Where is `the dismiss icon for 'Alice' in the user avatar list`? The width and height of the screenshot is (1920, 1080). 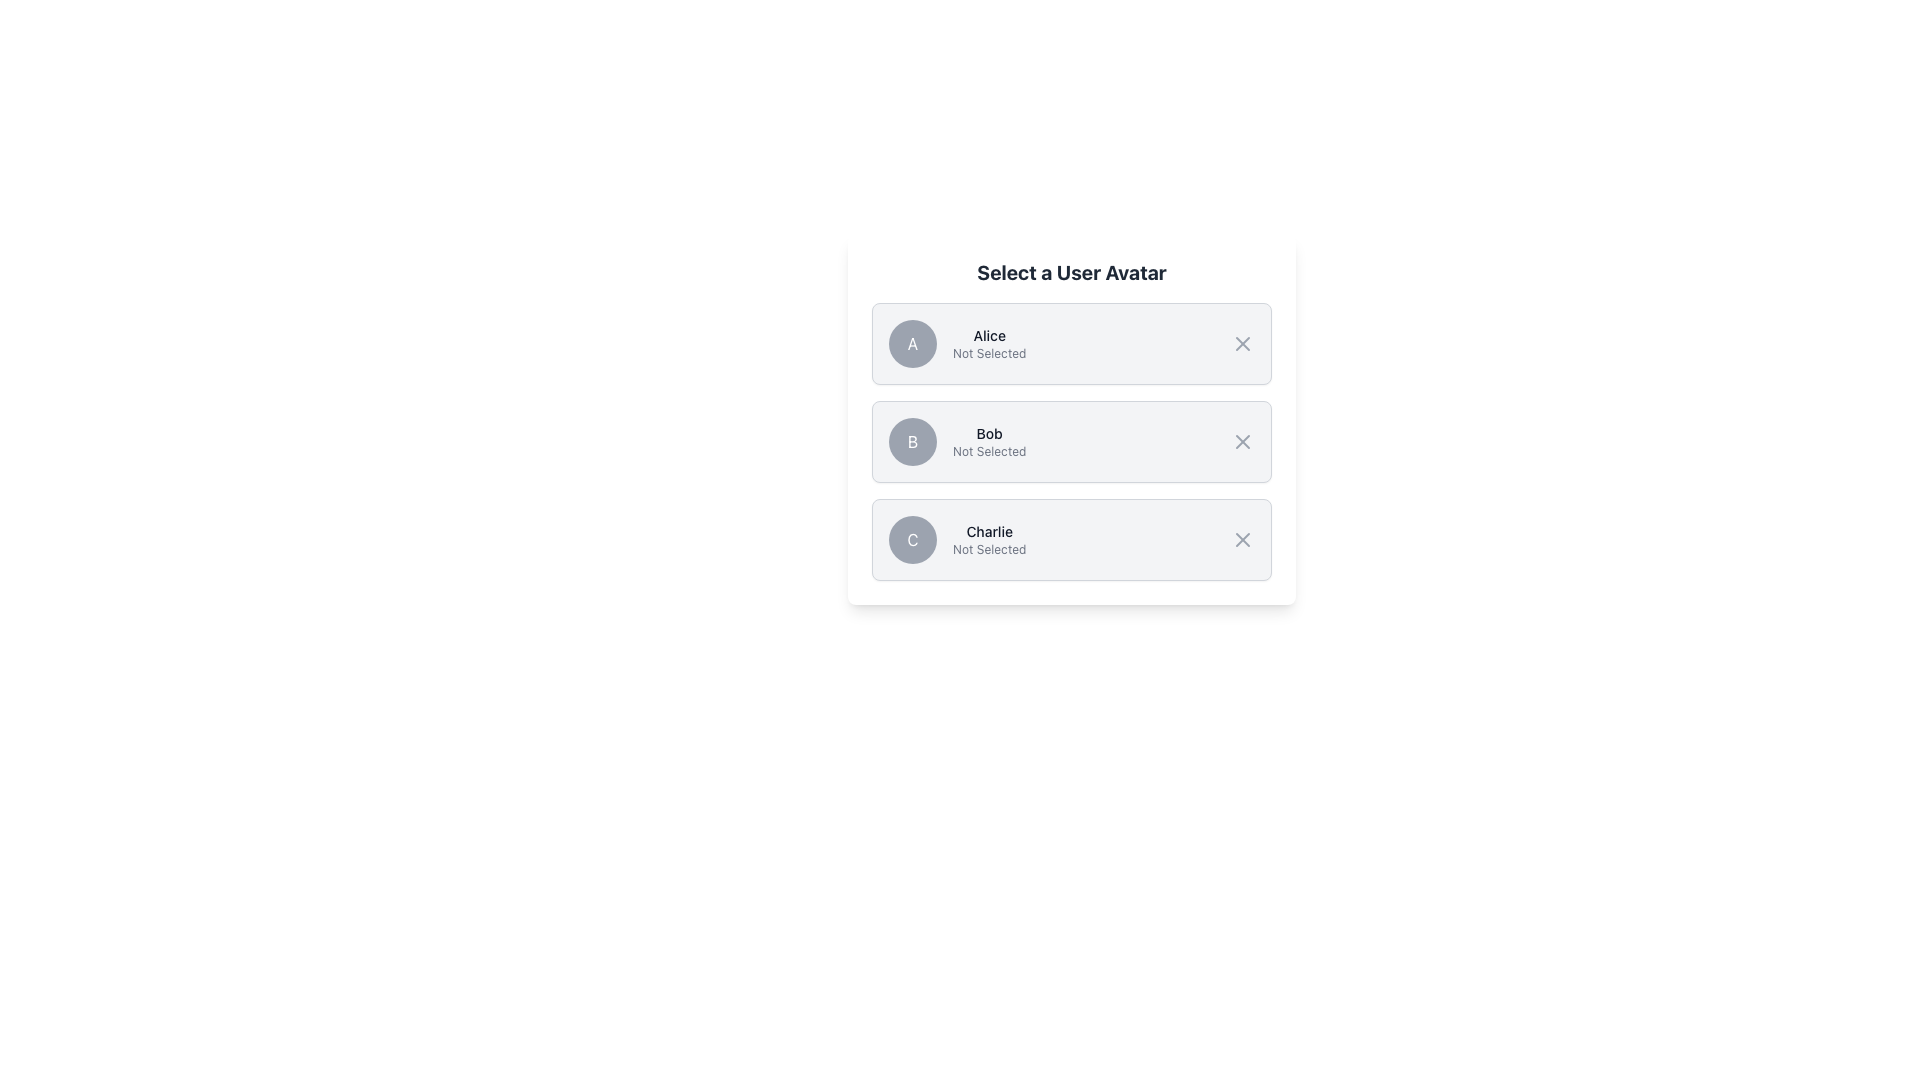 the dismiss icon for 'Alice' in the user avatar list is located at coordinates (1242, 342).